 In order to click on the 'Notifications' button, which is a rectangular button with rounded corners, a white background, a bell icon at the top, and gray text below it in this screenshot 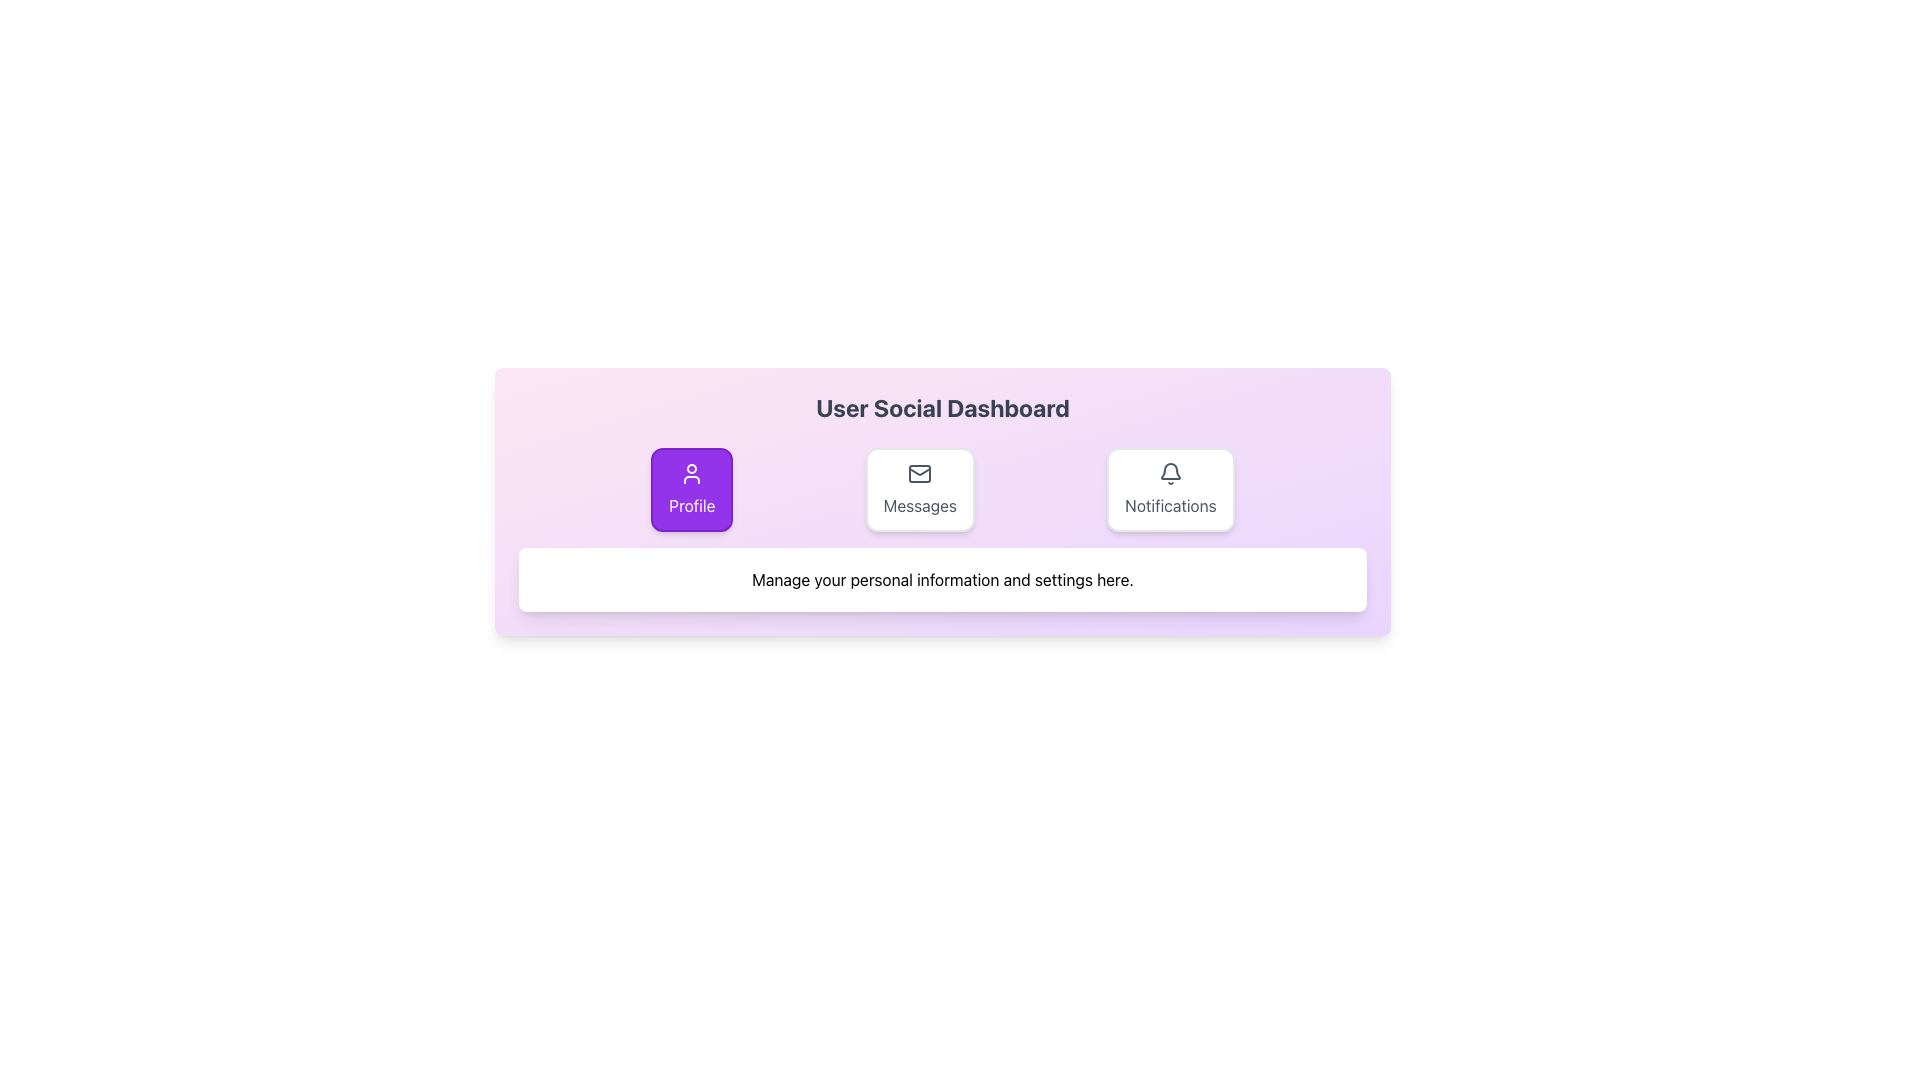, I will do `click(1170, 489)`.